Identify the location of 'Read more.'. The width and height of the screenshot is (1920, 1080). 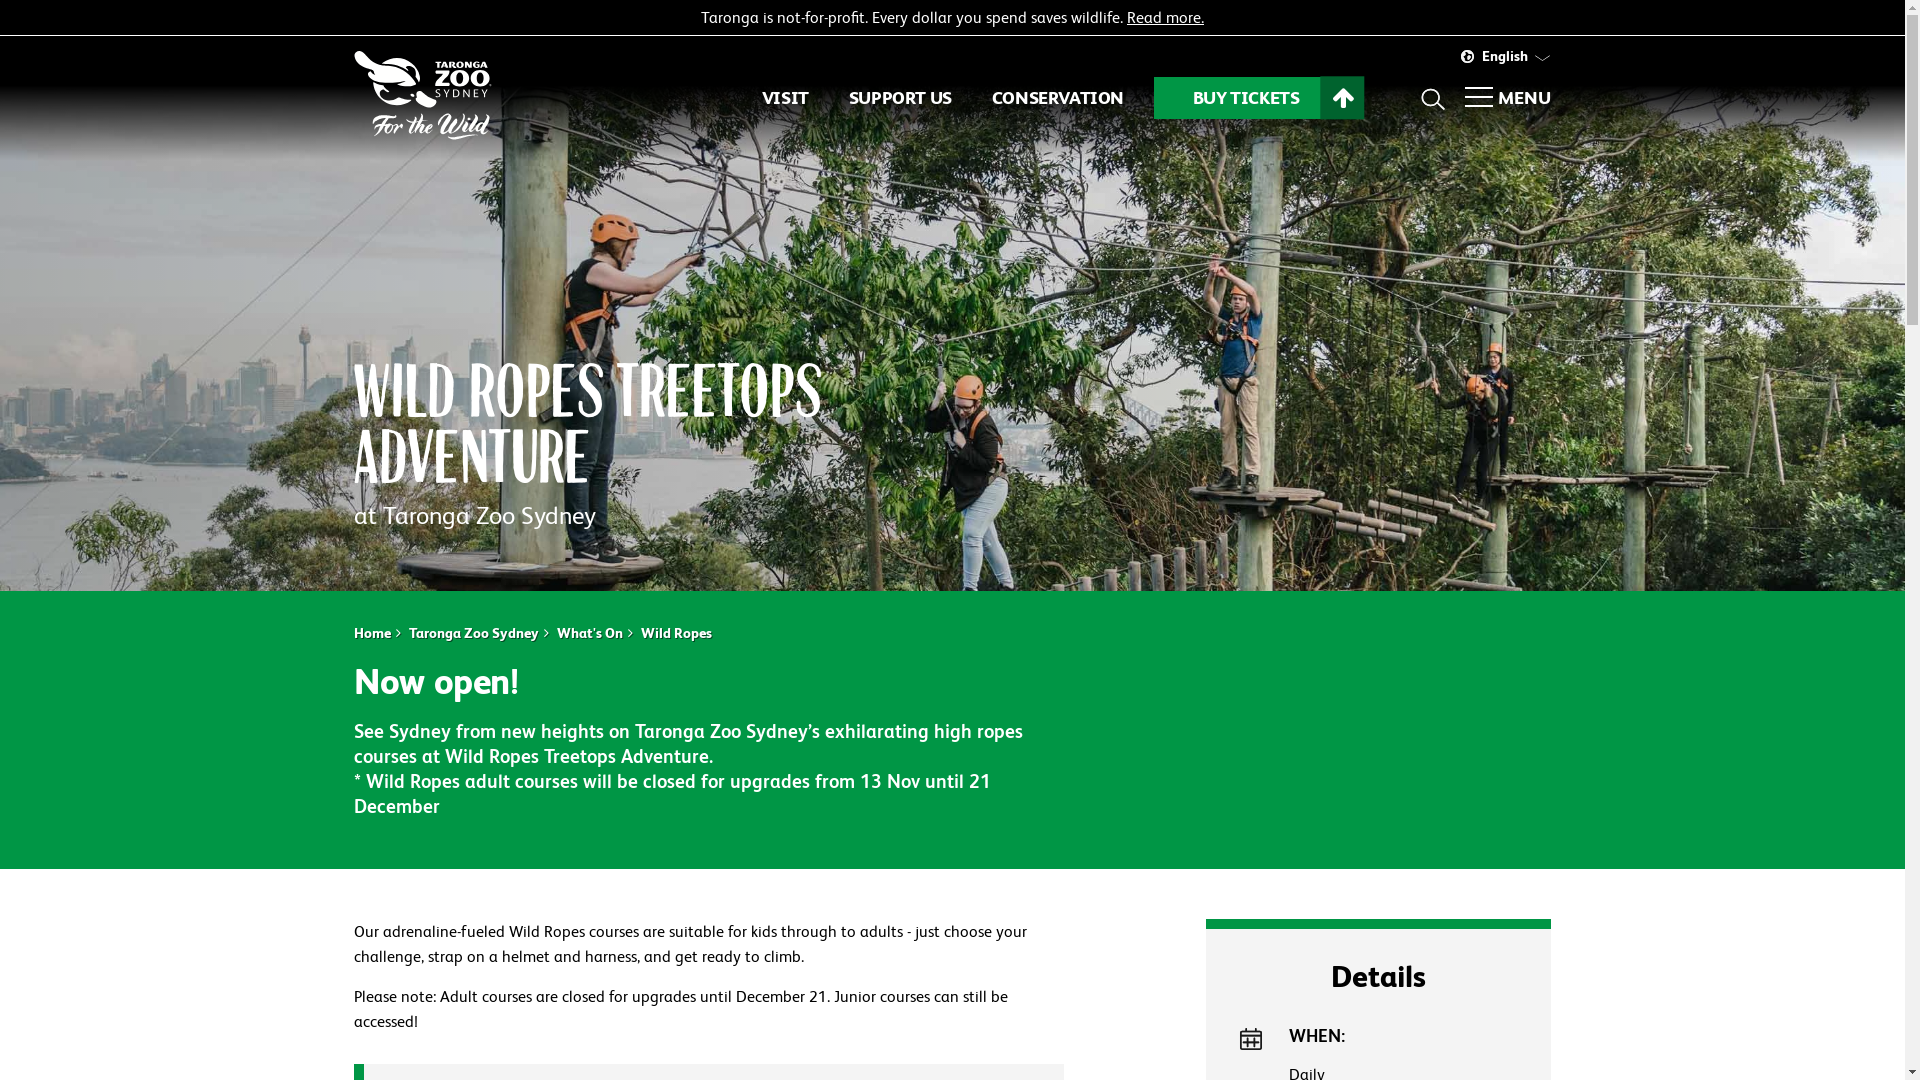
(1165, 17).